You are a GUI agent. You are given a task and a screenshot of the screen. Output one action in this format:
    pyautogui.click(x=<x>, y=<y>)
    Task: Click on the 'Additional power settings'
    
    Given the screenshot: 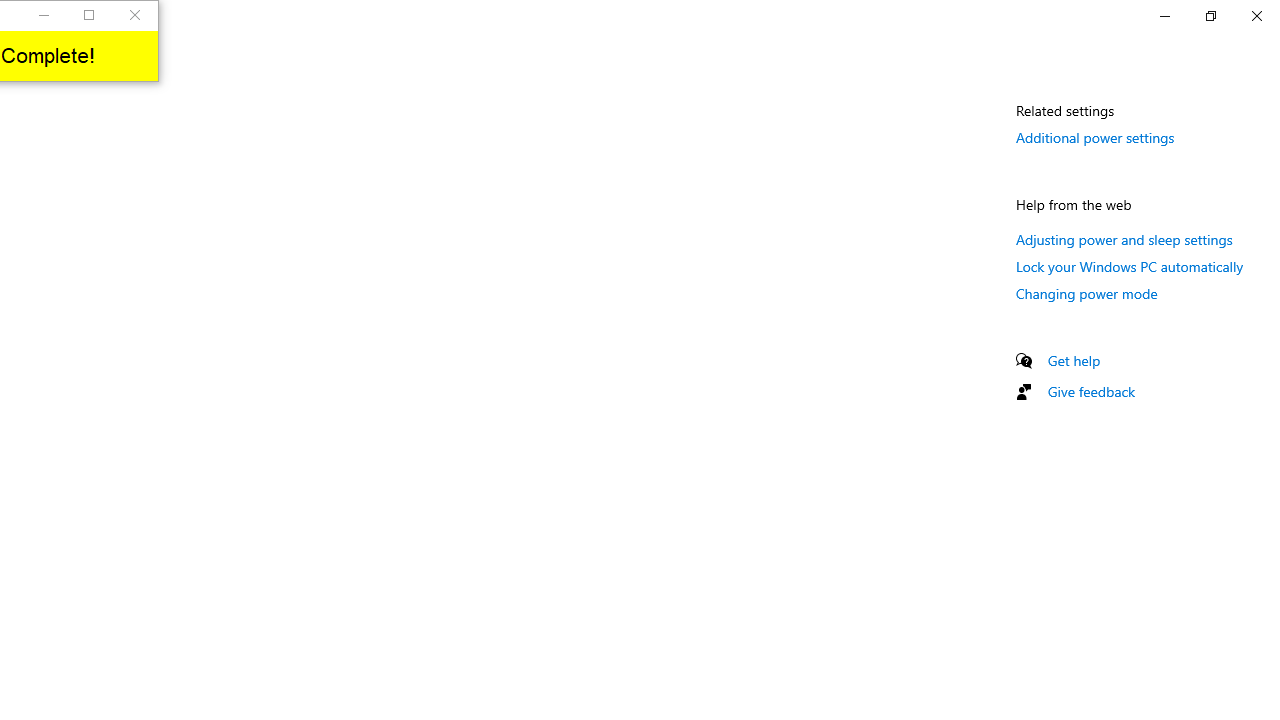 What is the action you would take?
    pyautogui.click(x=1094, y=136)
    